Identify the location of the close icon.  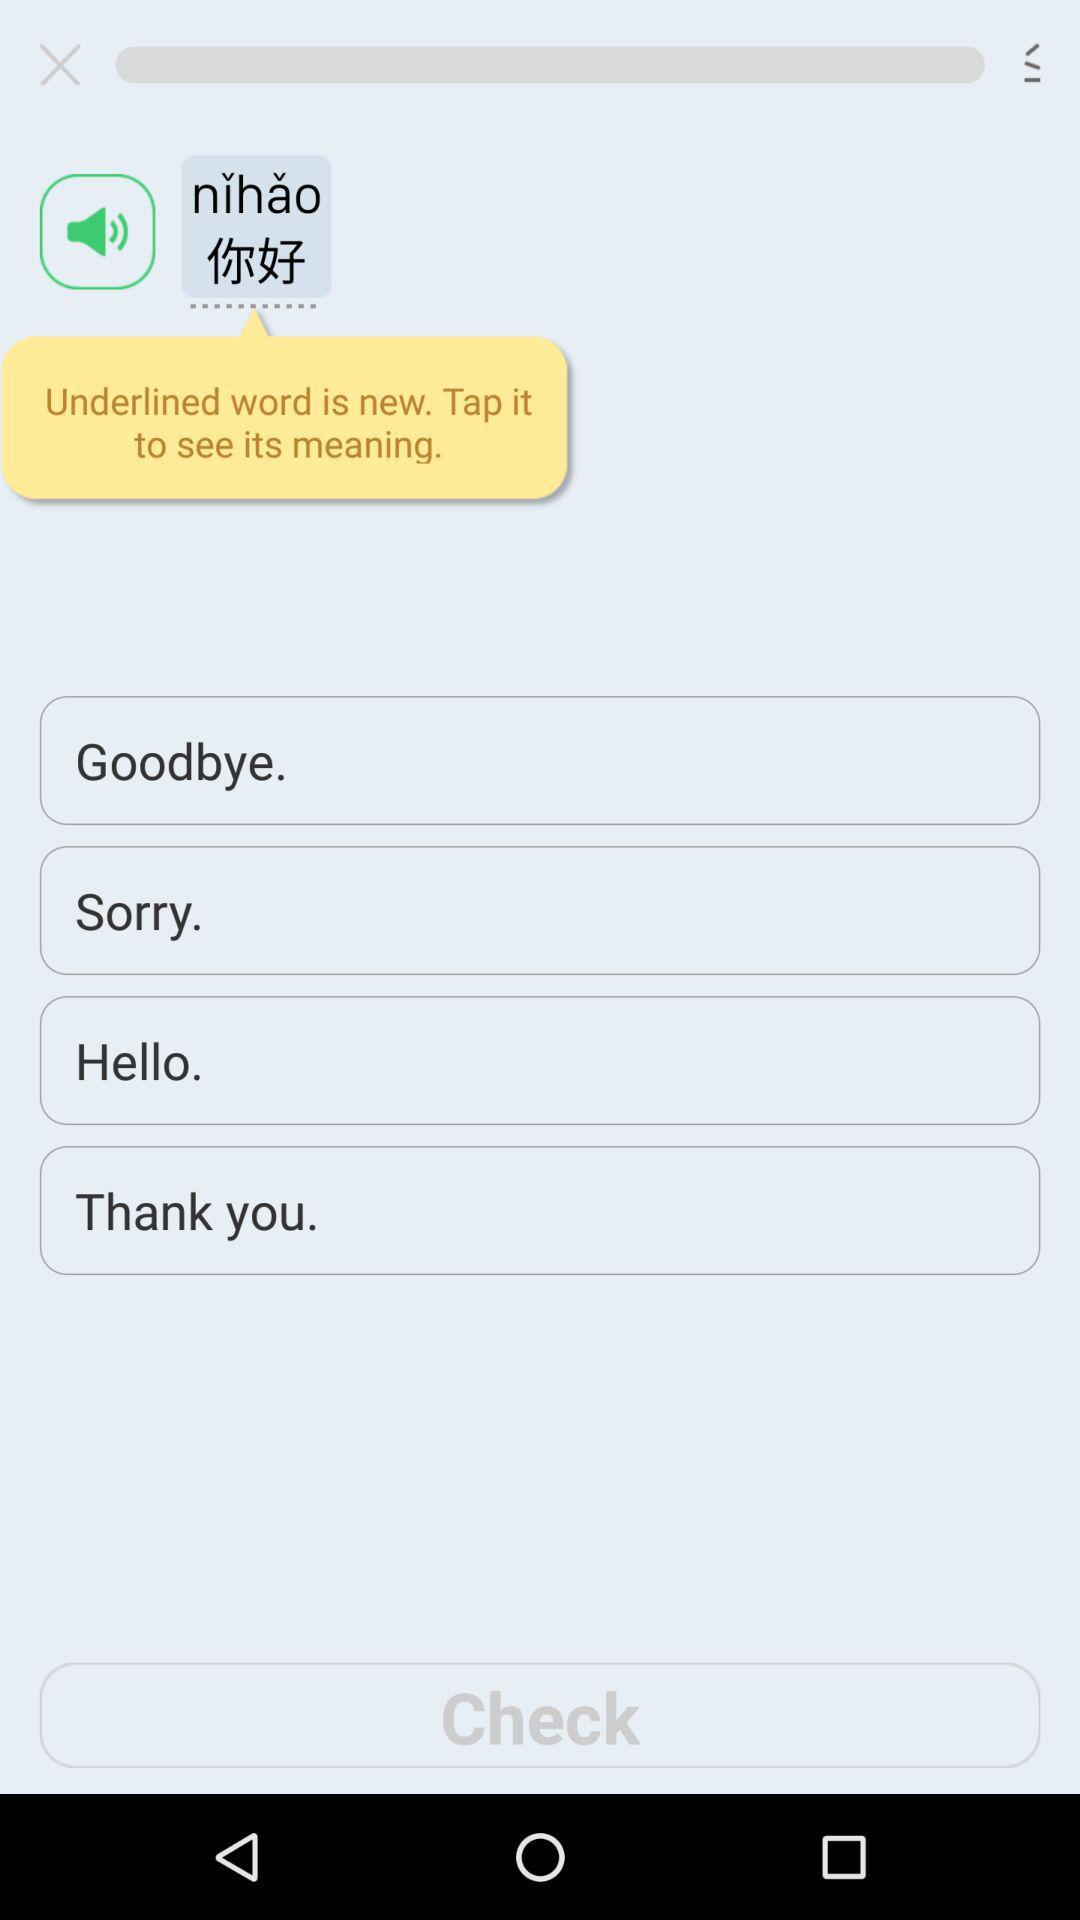
(67, 69).